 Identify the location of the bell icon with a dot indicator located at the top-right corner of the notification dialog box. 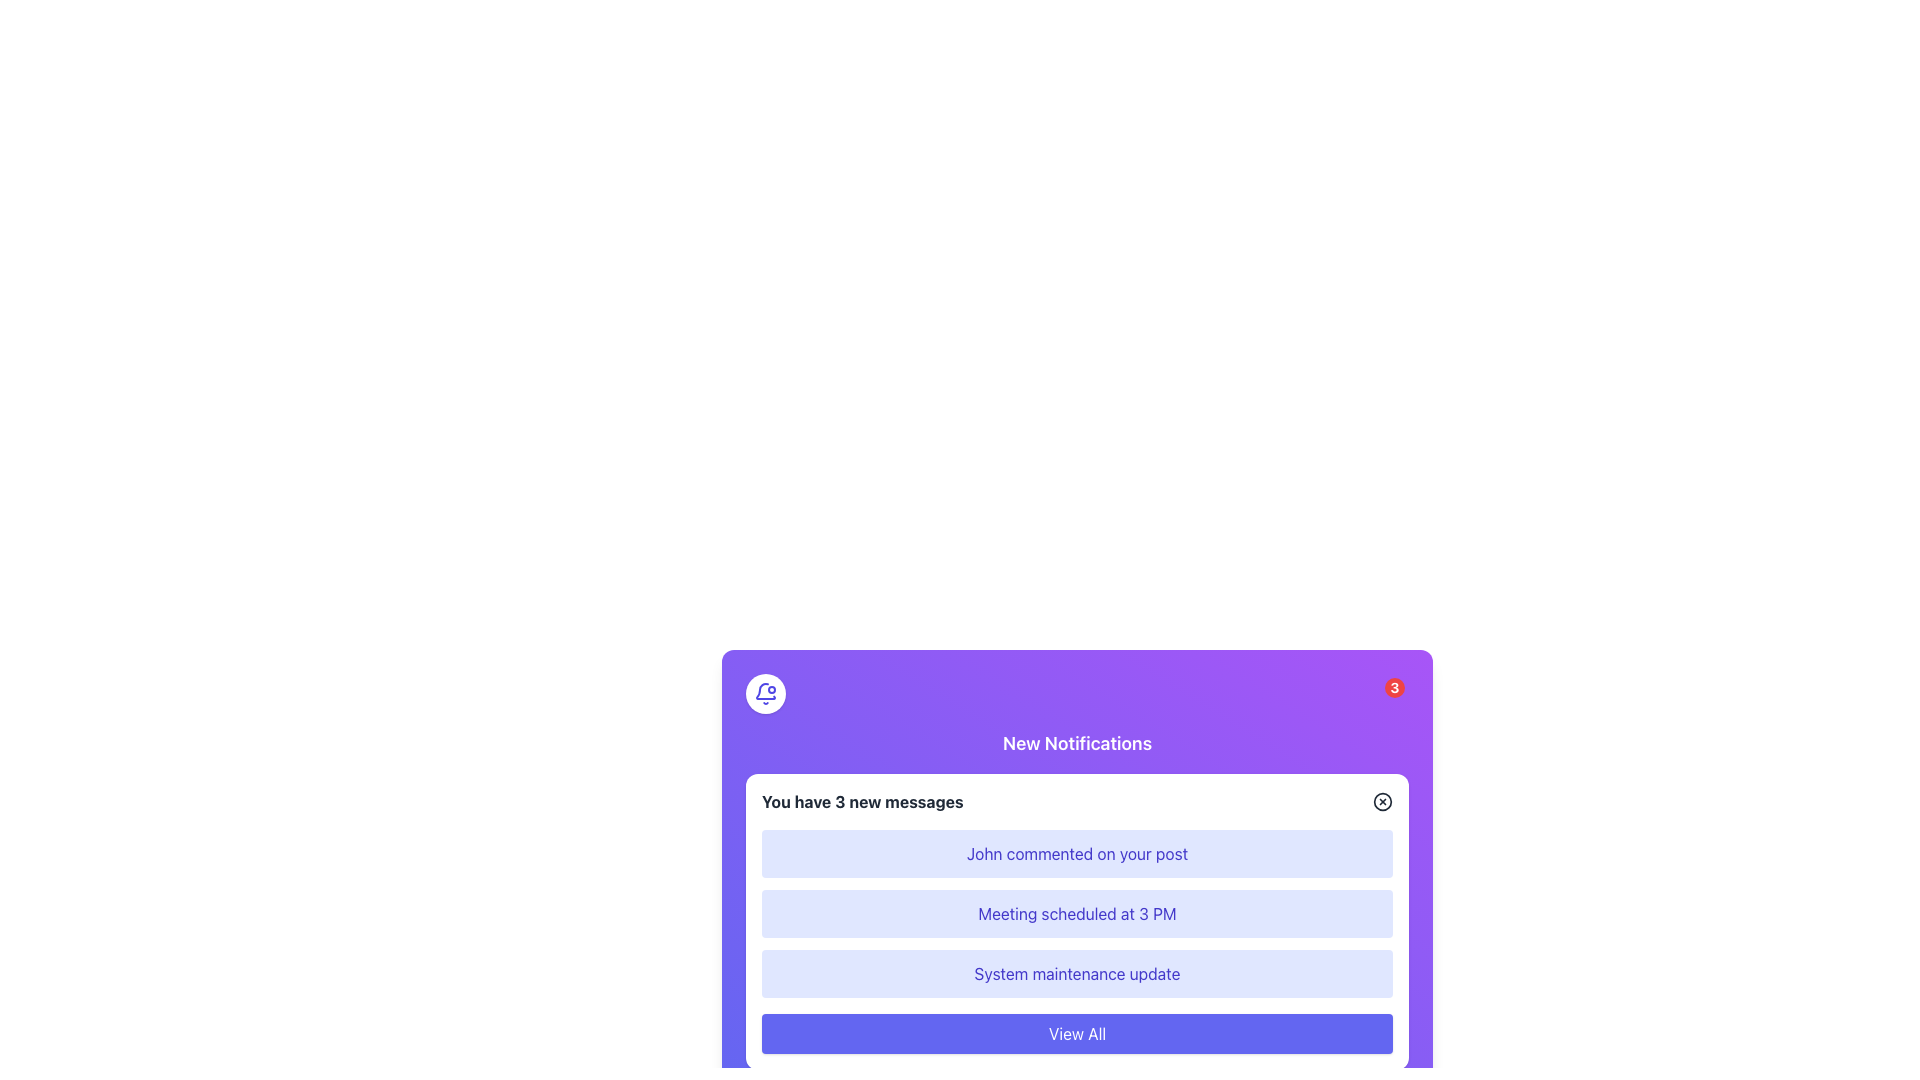
(765, 693).